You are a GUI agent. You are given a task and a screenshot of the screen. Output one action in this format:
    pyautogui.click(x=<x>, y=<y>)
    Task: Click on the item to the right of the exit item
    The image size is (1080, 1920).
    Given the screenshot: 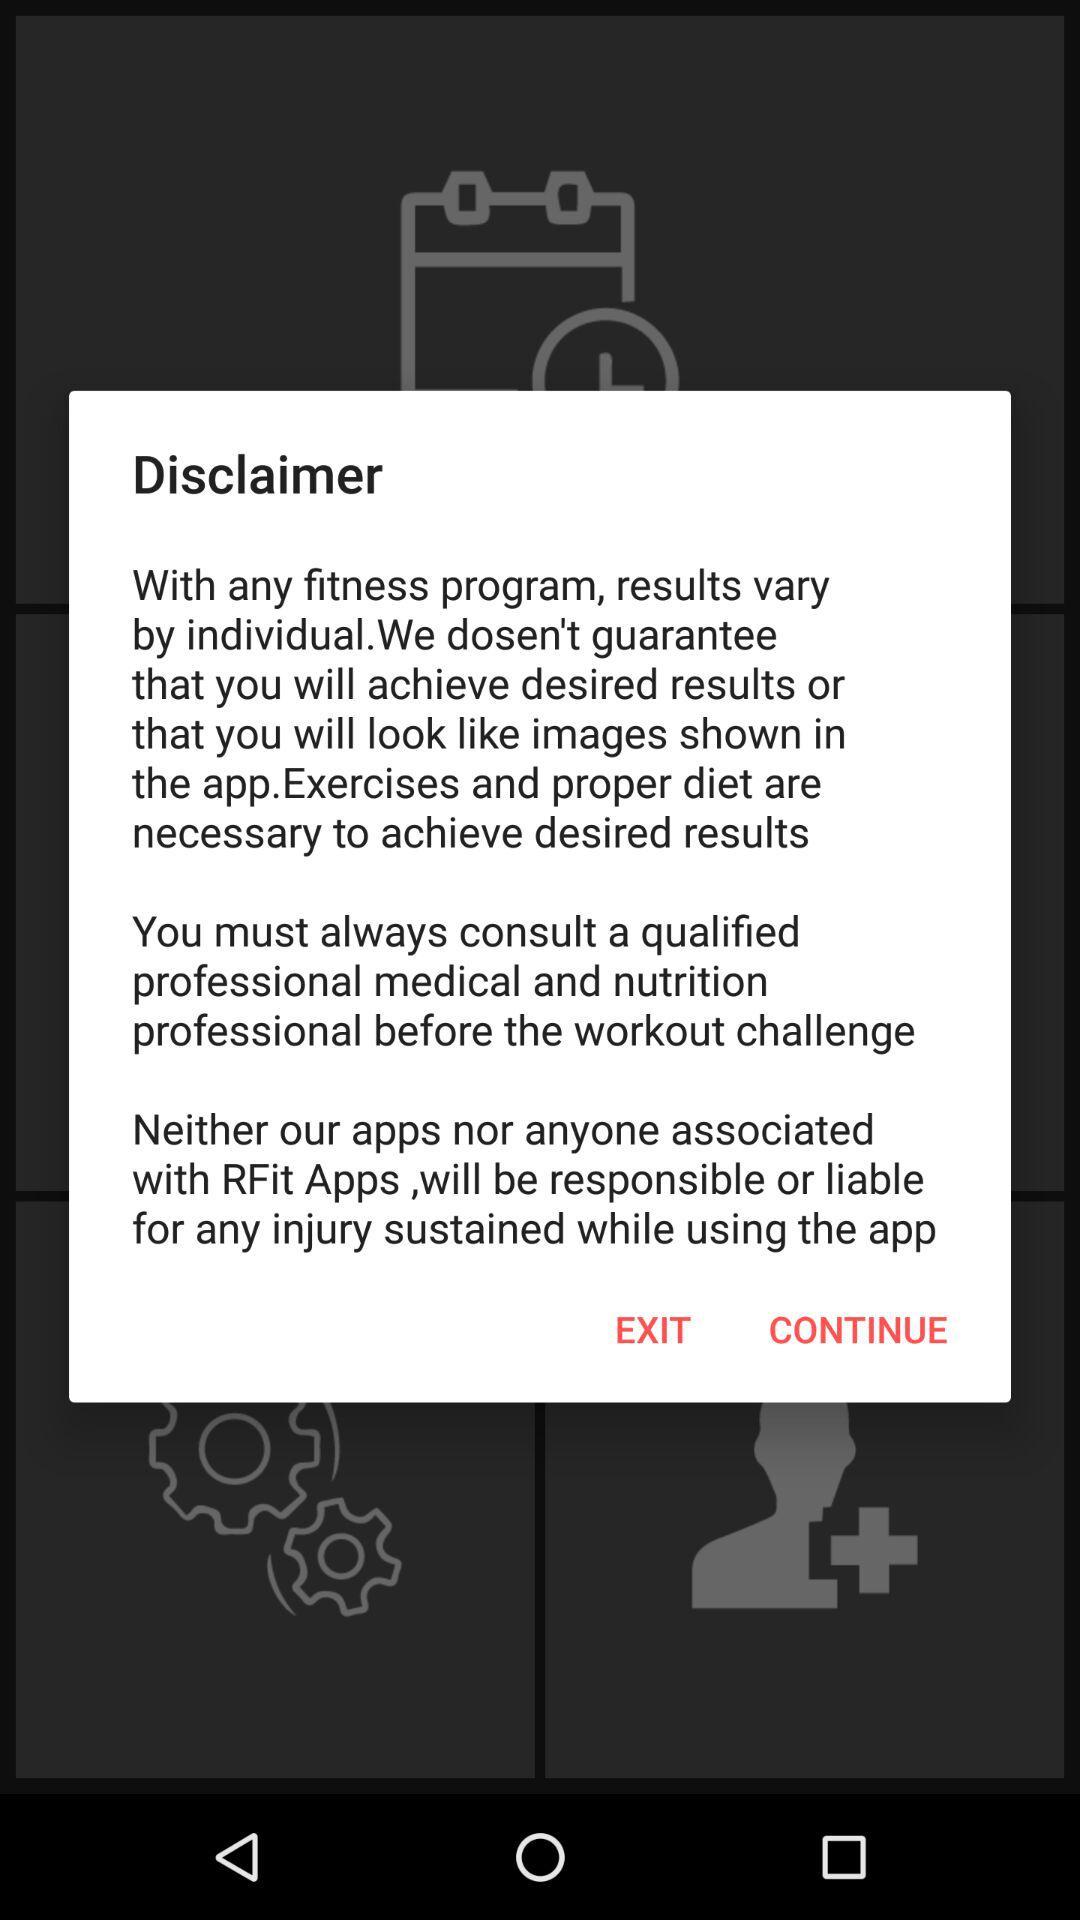 What is the action you would take?
    pyautogui.click(x=857, y=1329)
    